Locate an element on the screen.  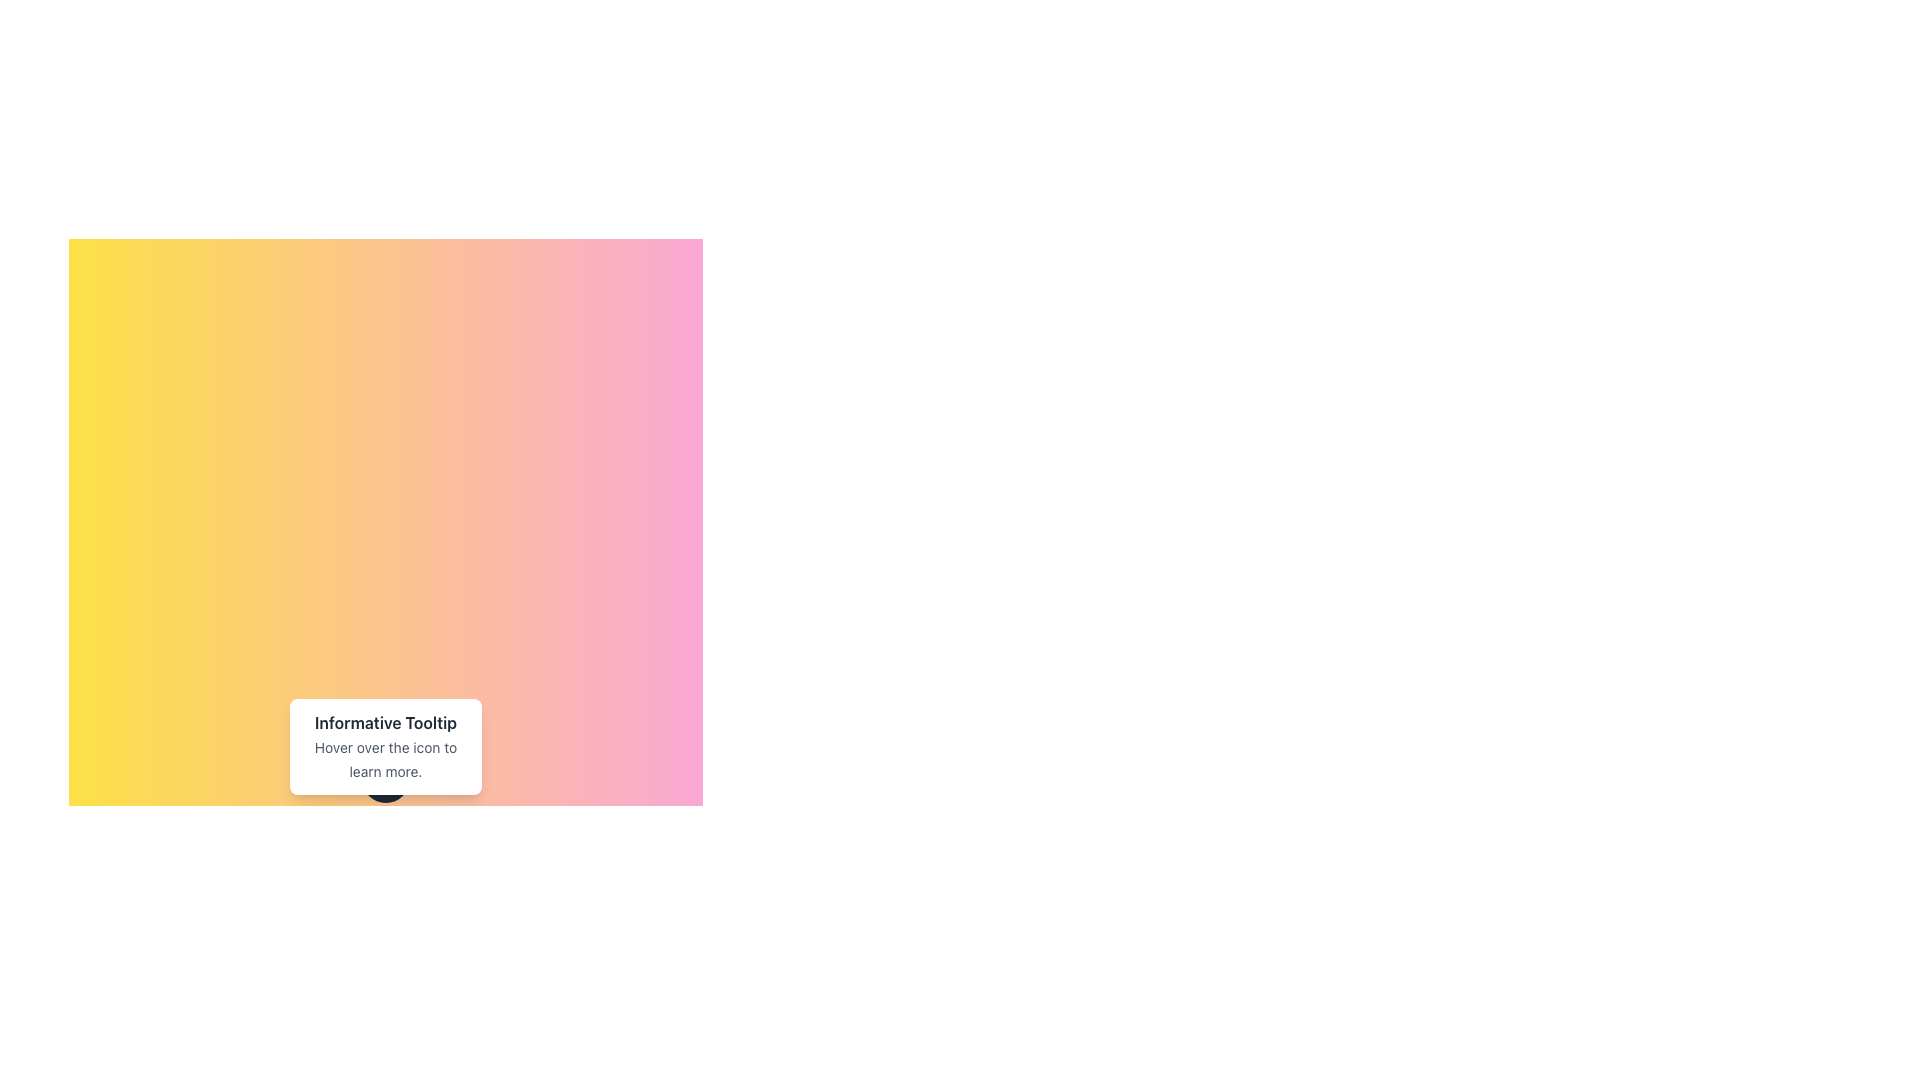
the tooltip with the title 'Informative Tooltip' and description 'Hover over the icon to learn more.' is located at coordinates (385, 747).